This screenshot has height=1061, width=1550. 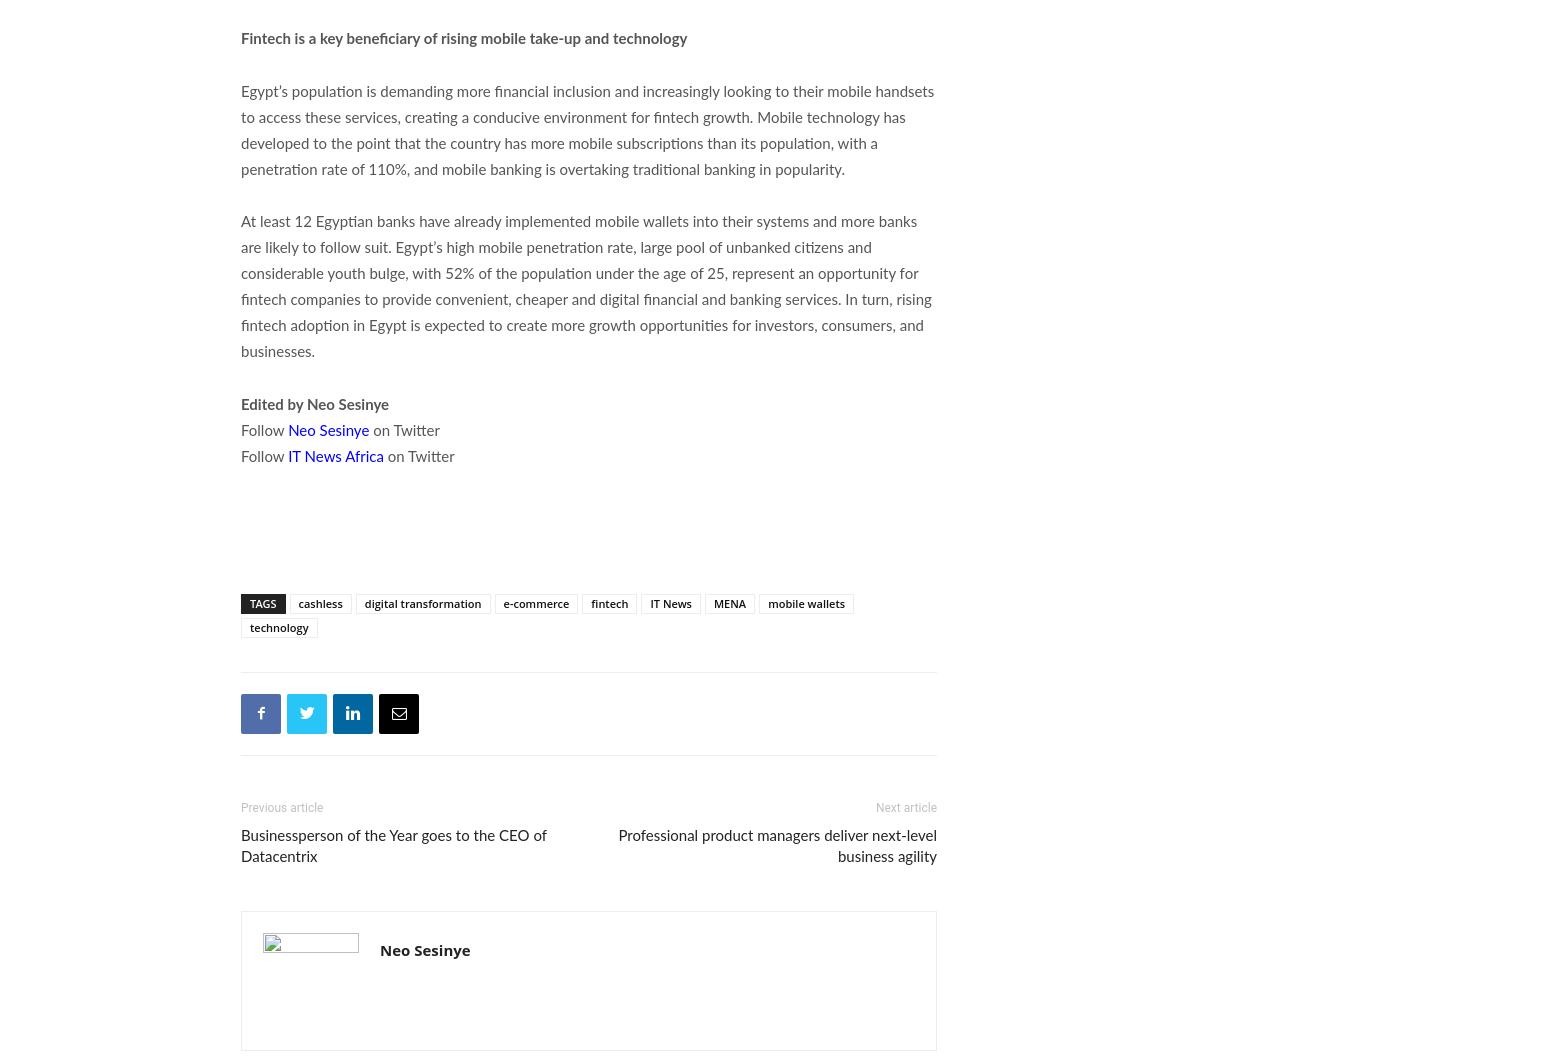 I want to click on 'TAGS', so click(x=263, y=601).